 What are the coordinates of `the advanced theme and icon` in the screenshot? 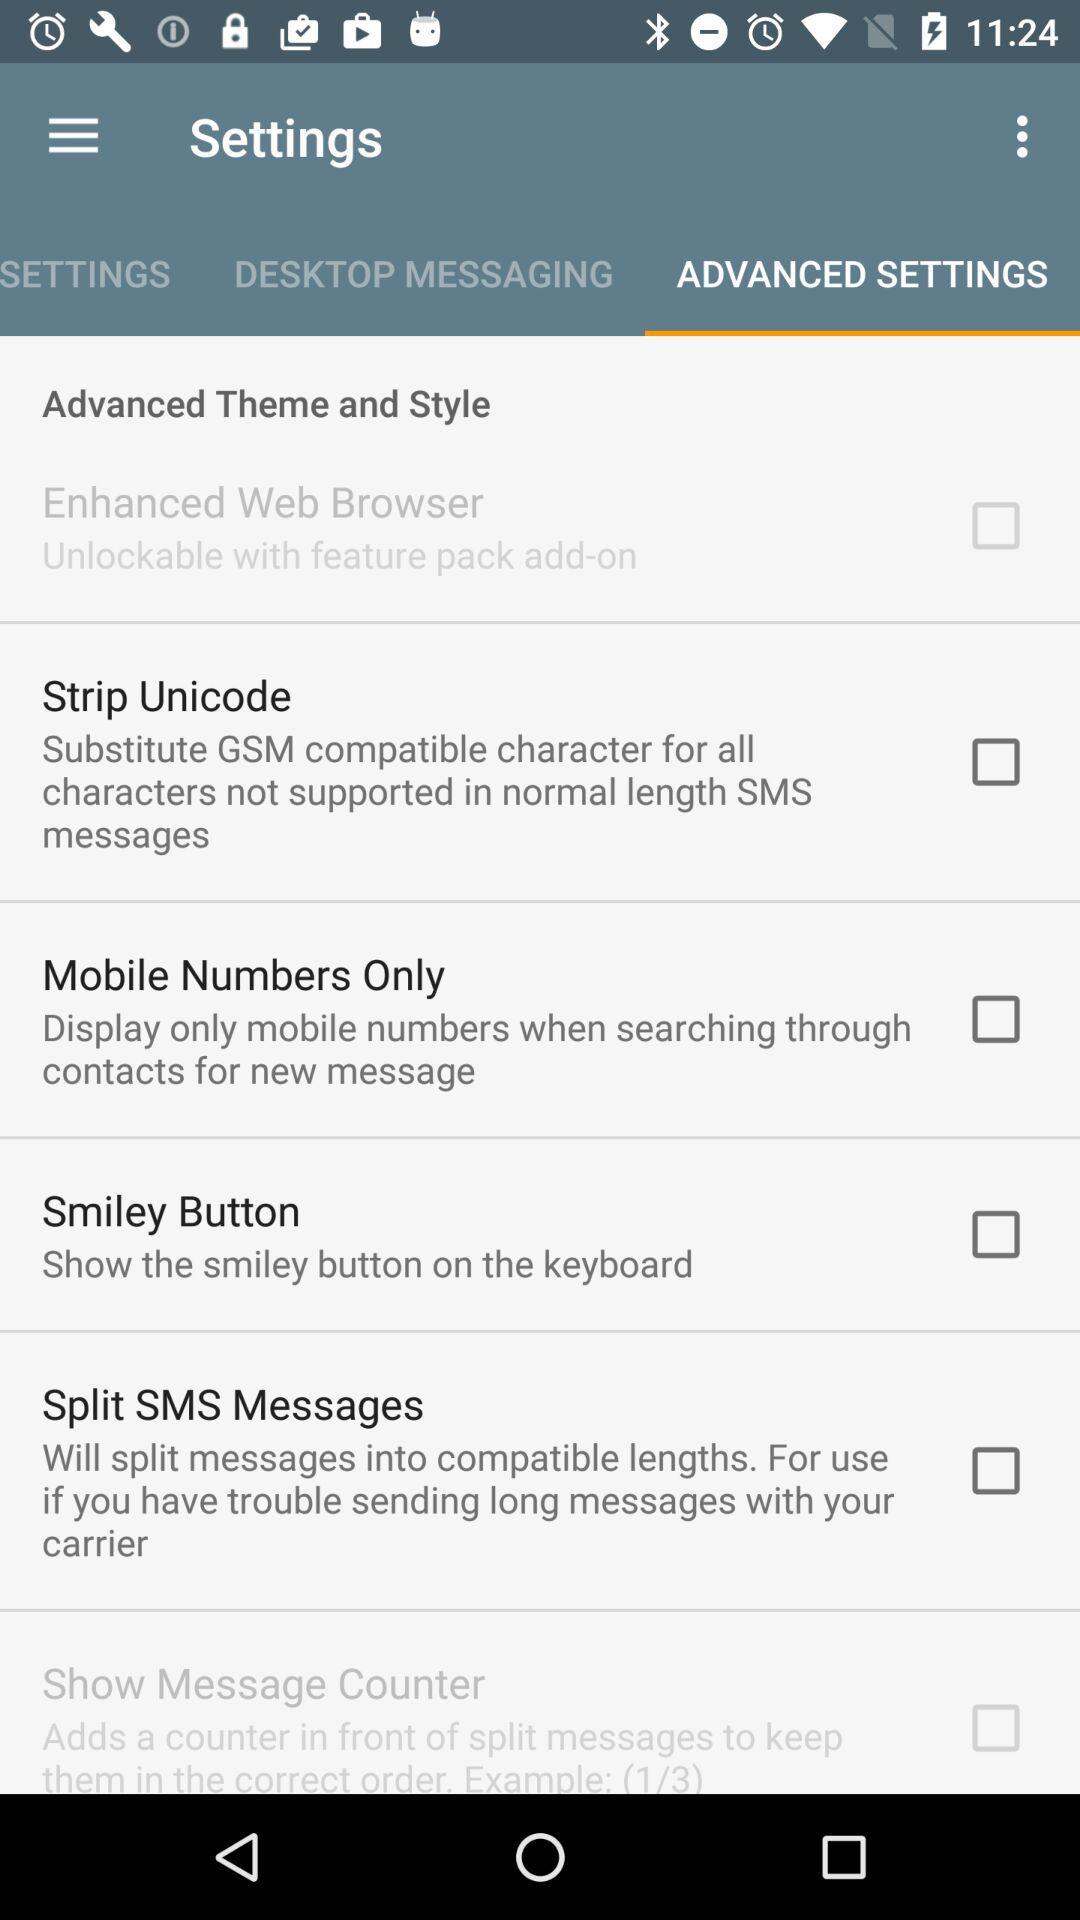 It's located at (540, 381).